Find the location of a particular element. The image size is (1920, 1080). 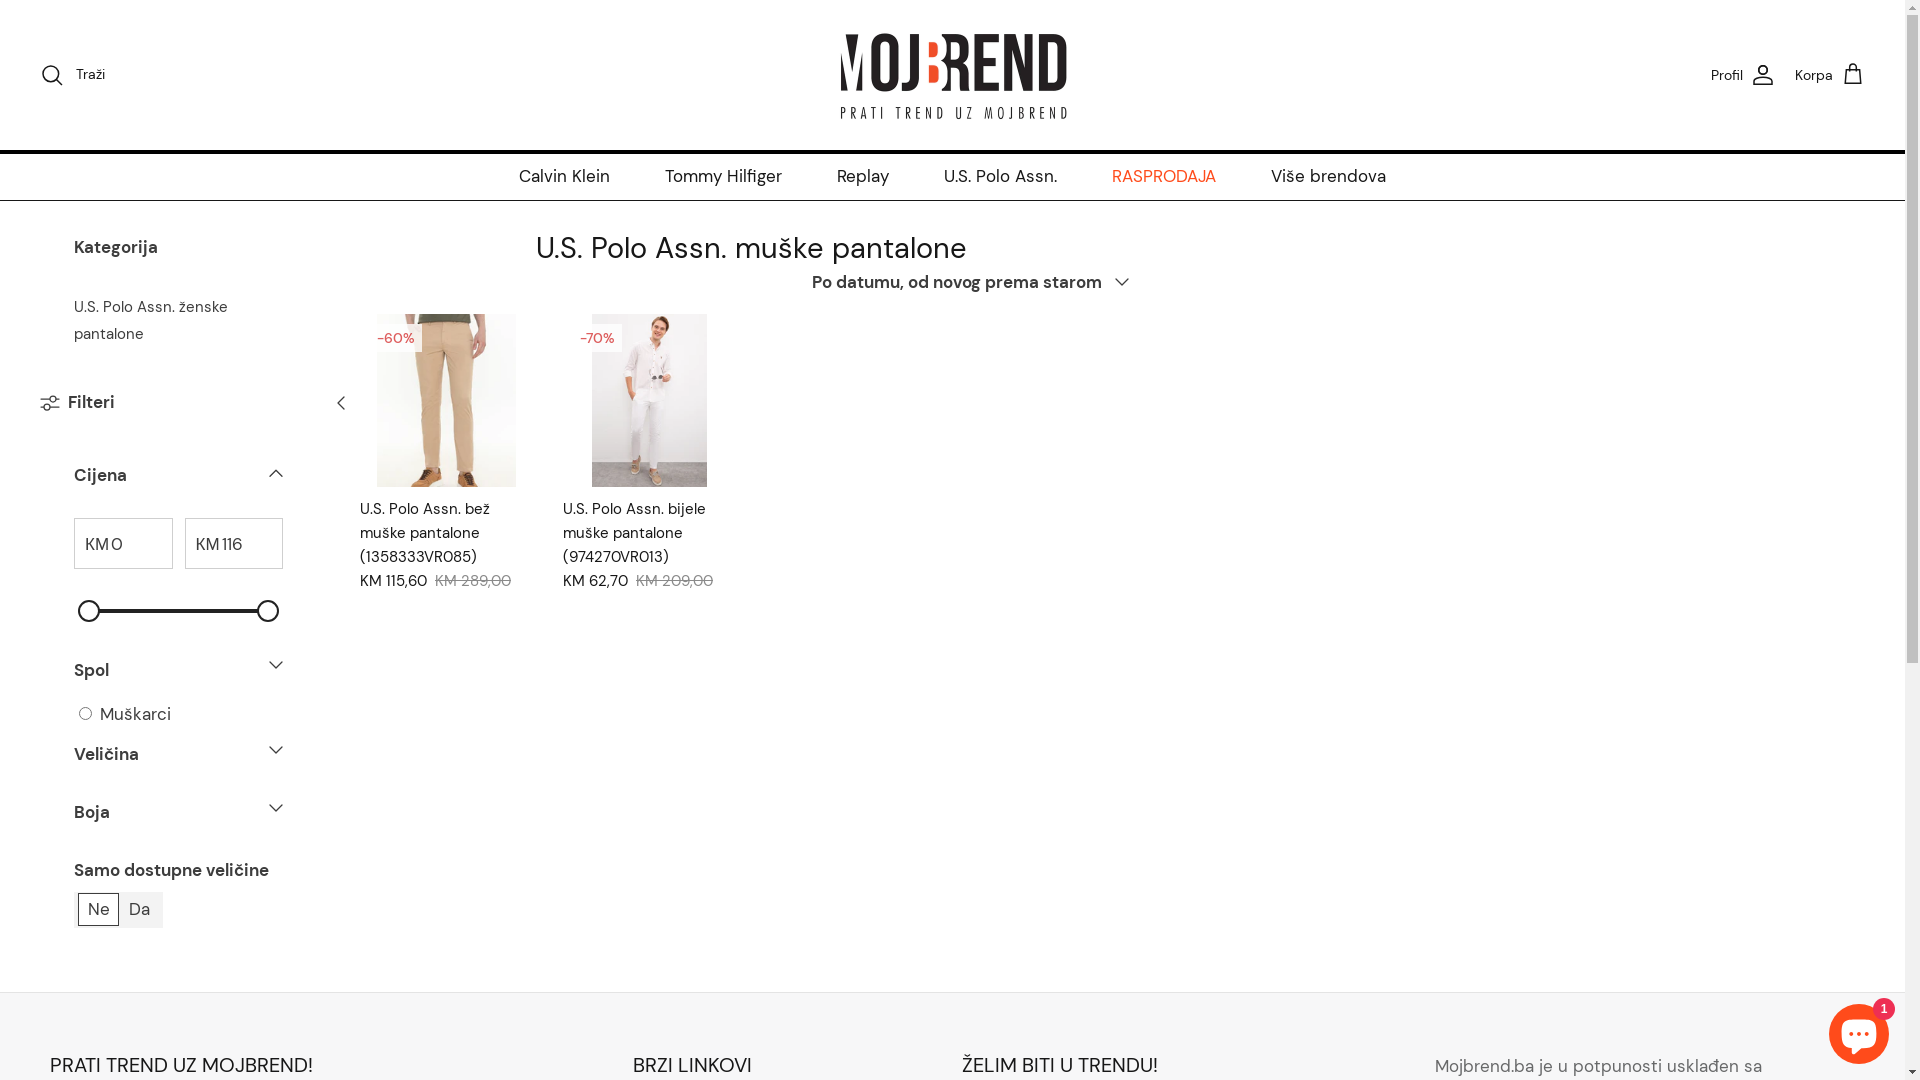

'Replay' is located at coordinates (811, 176).